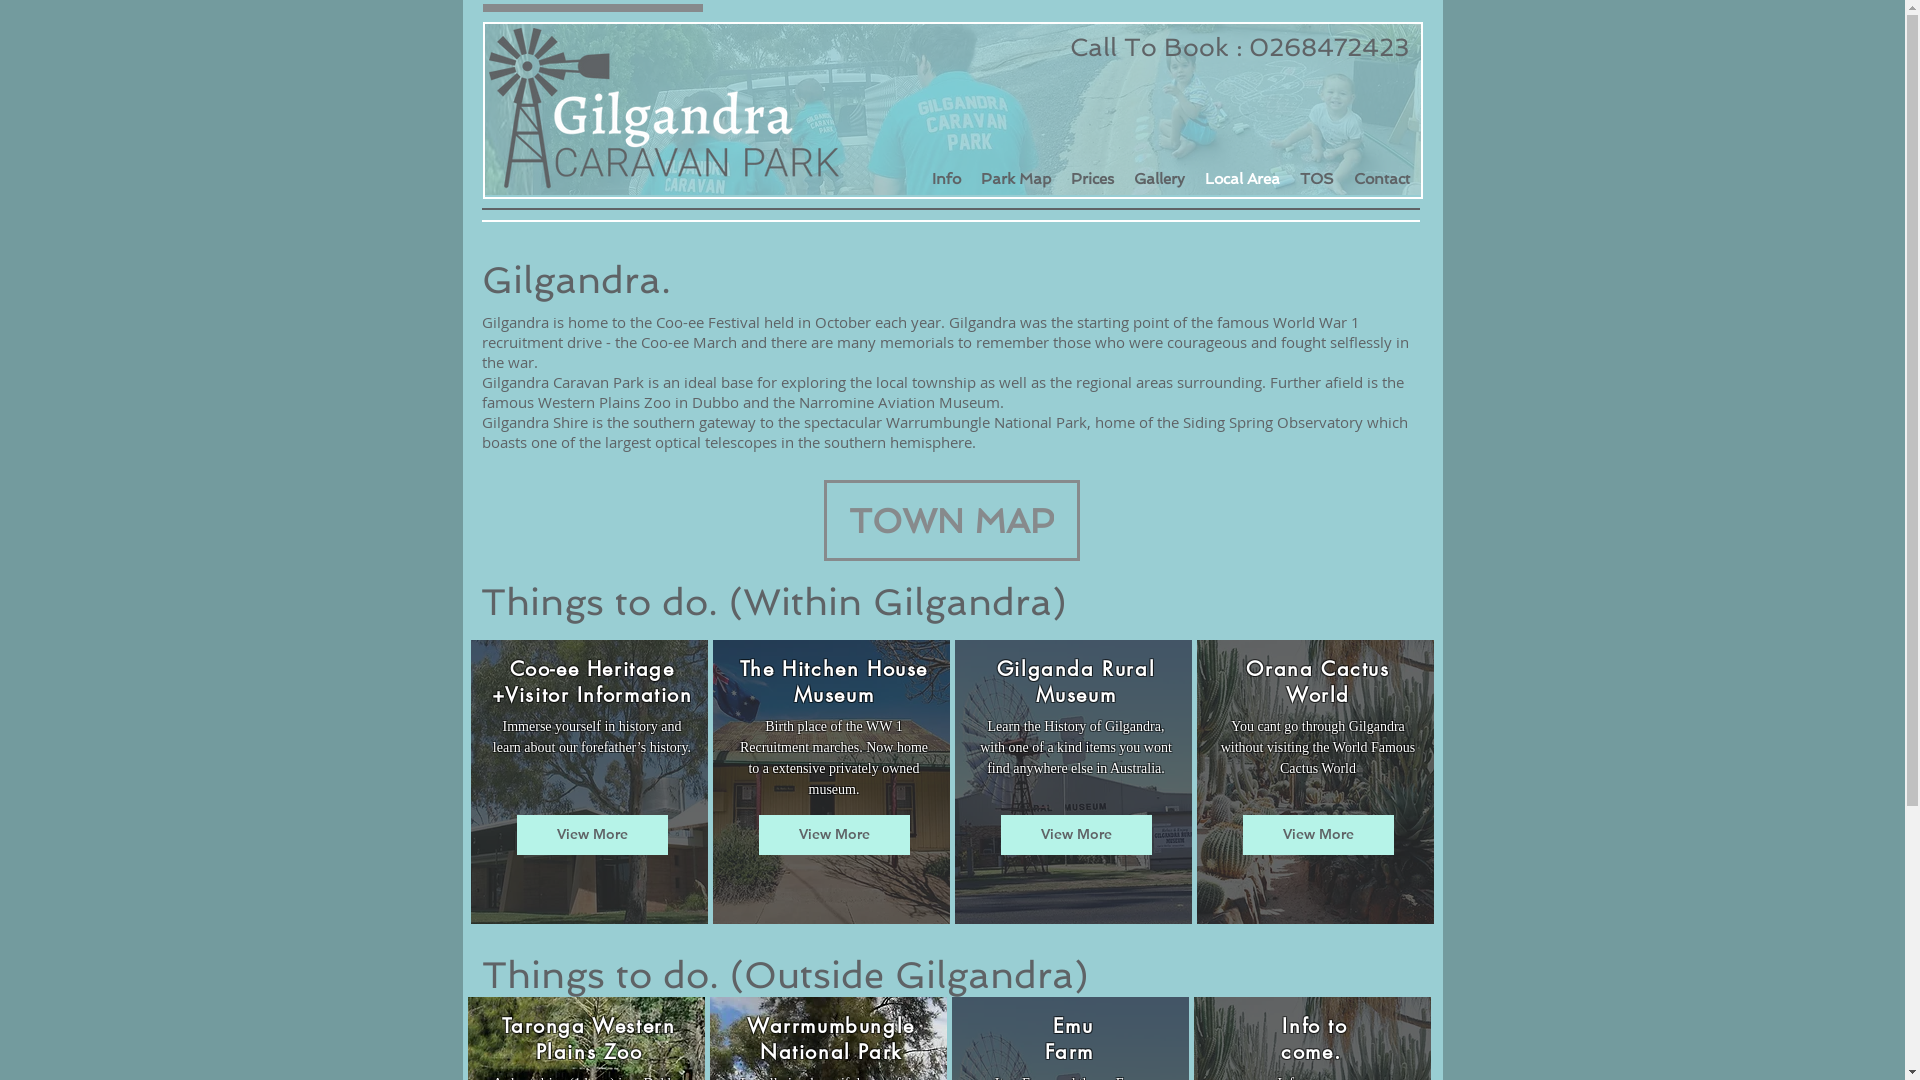  Describe the element at coordinates (1059, 177) in the screenshot. I see `'Prices'` at that location.